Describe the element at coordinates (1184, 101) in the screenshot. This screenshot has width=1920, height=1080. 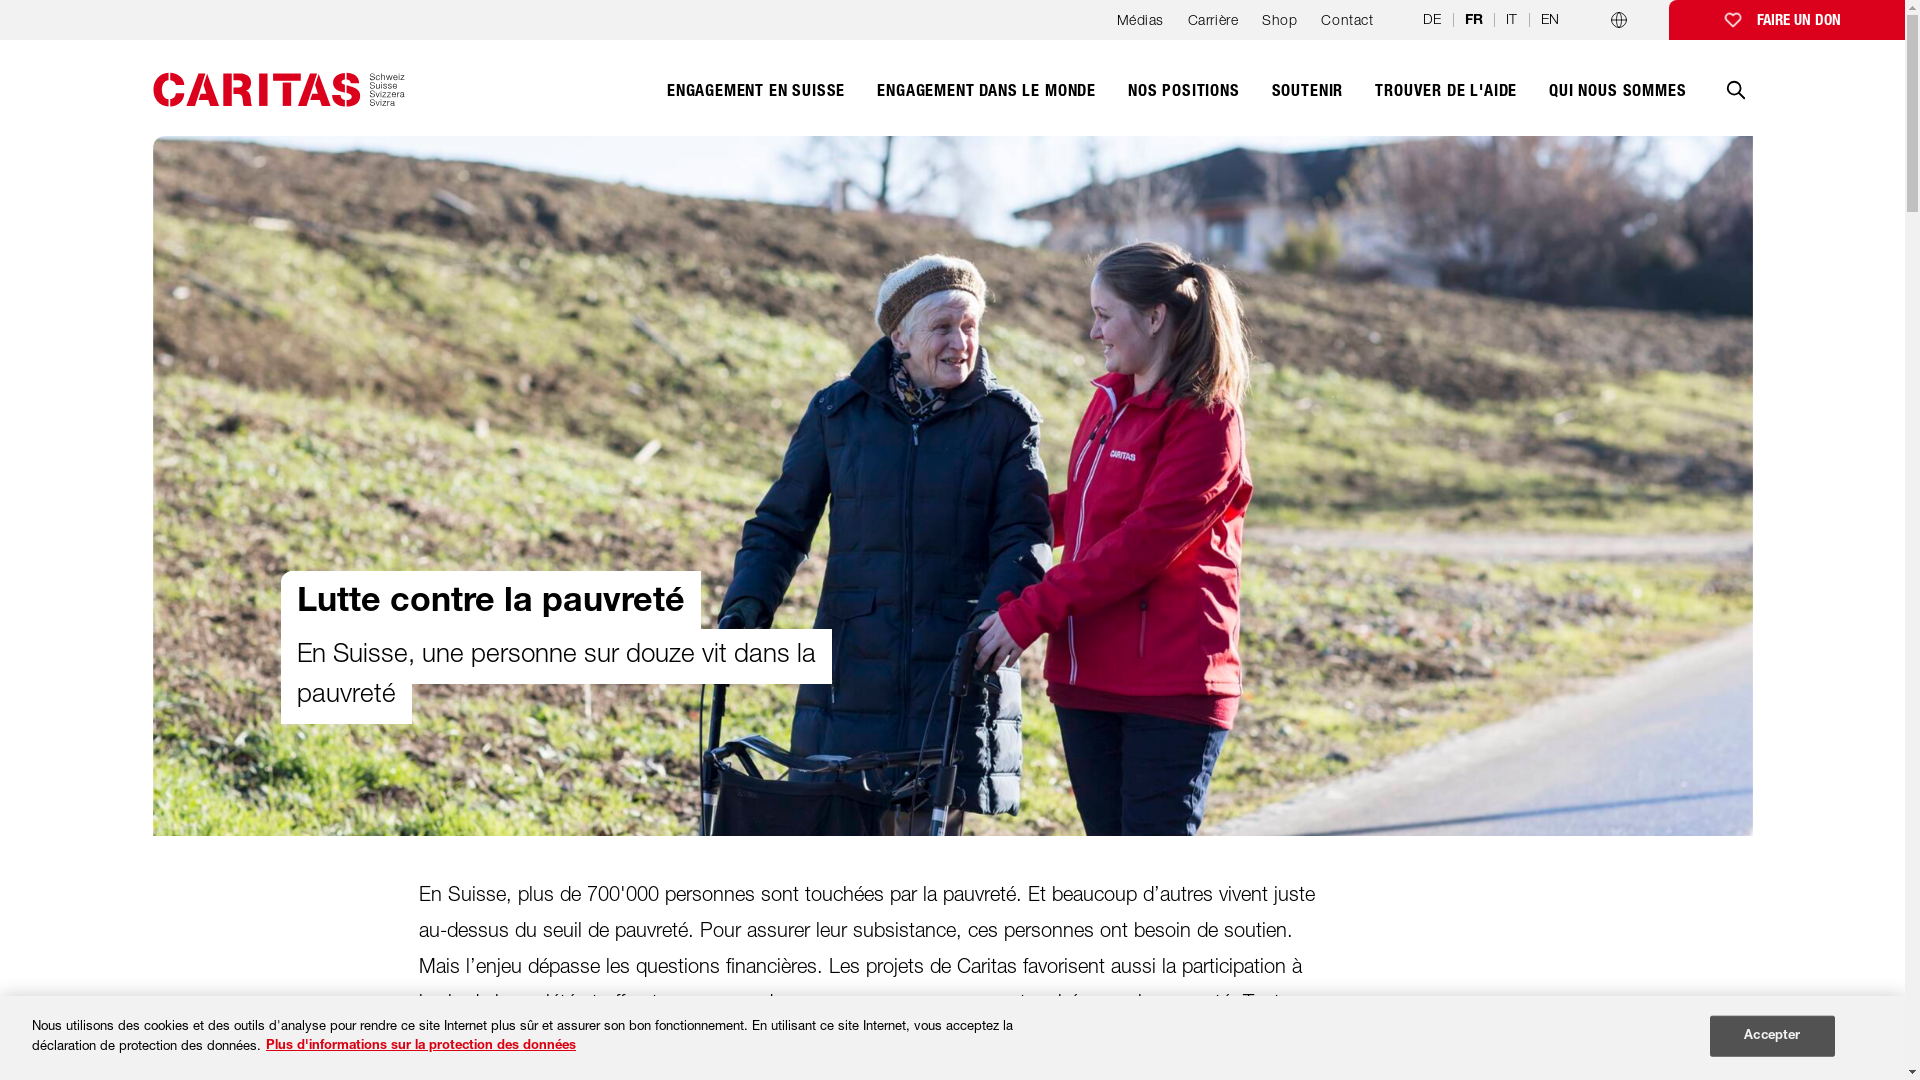
I see `'NOS POSITIONS'` at that location.